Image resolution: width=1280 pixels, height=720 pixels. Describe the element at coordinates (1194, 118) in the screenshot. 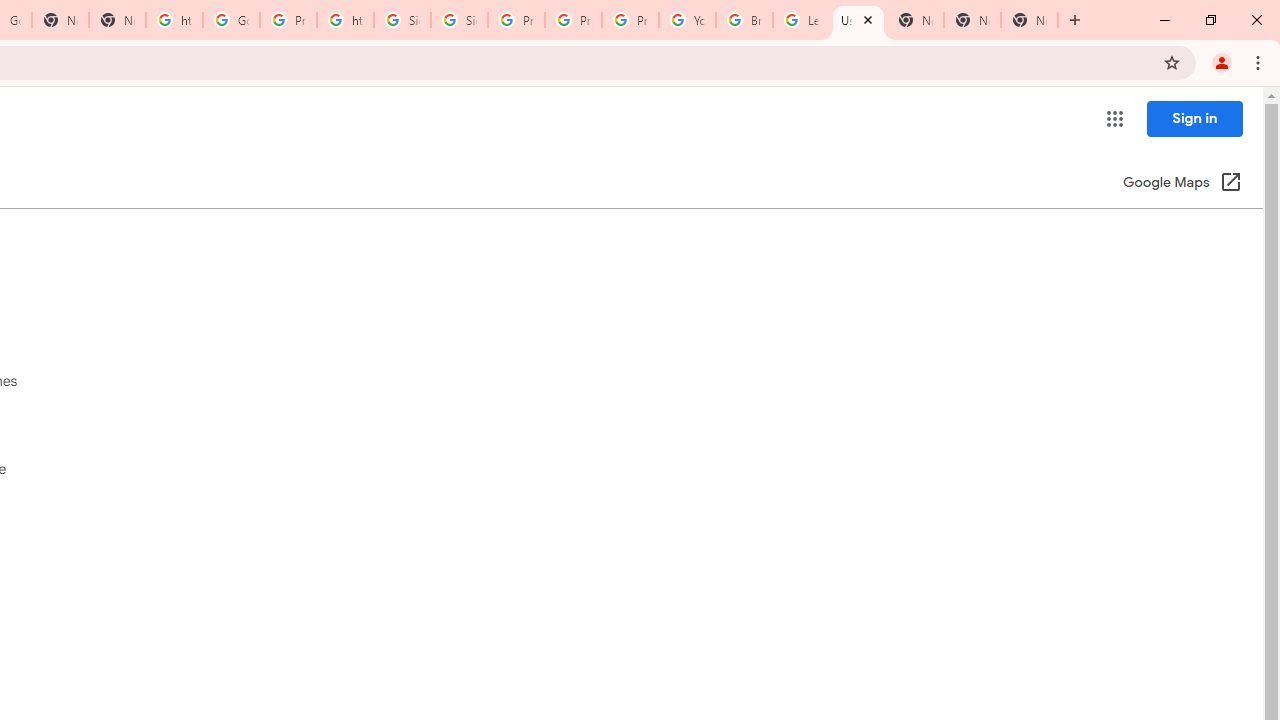

I see `'Sign in'` at that location.